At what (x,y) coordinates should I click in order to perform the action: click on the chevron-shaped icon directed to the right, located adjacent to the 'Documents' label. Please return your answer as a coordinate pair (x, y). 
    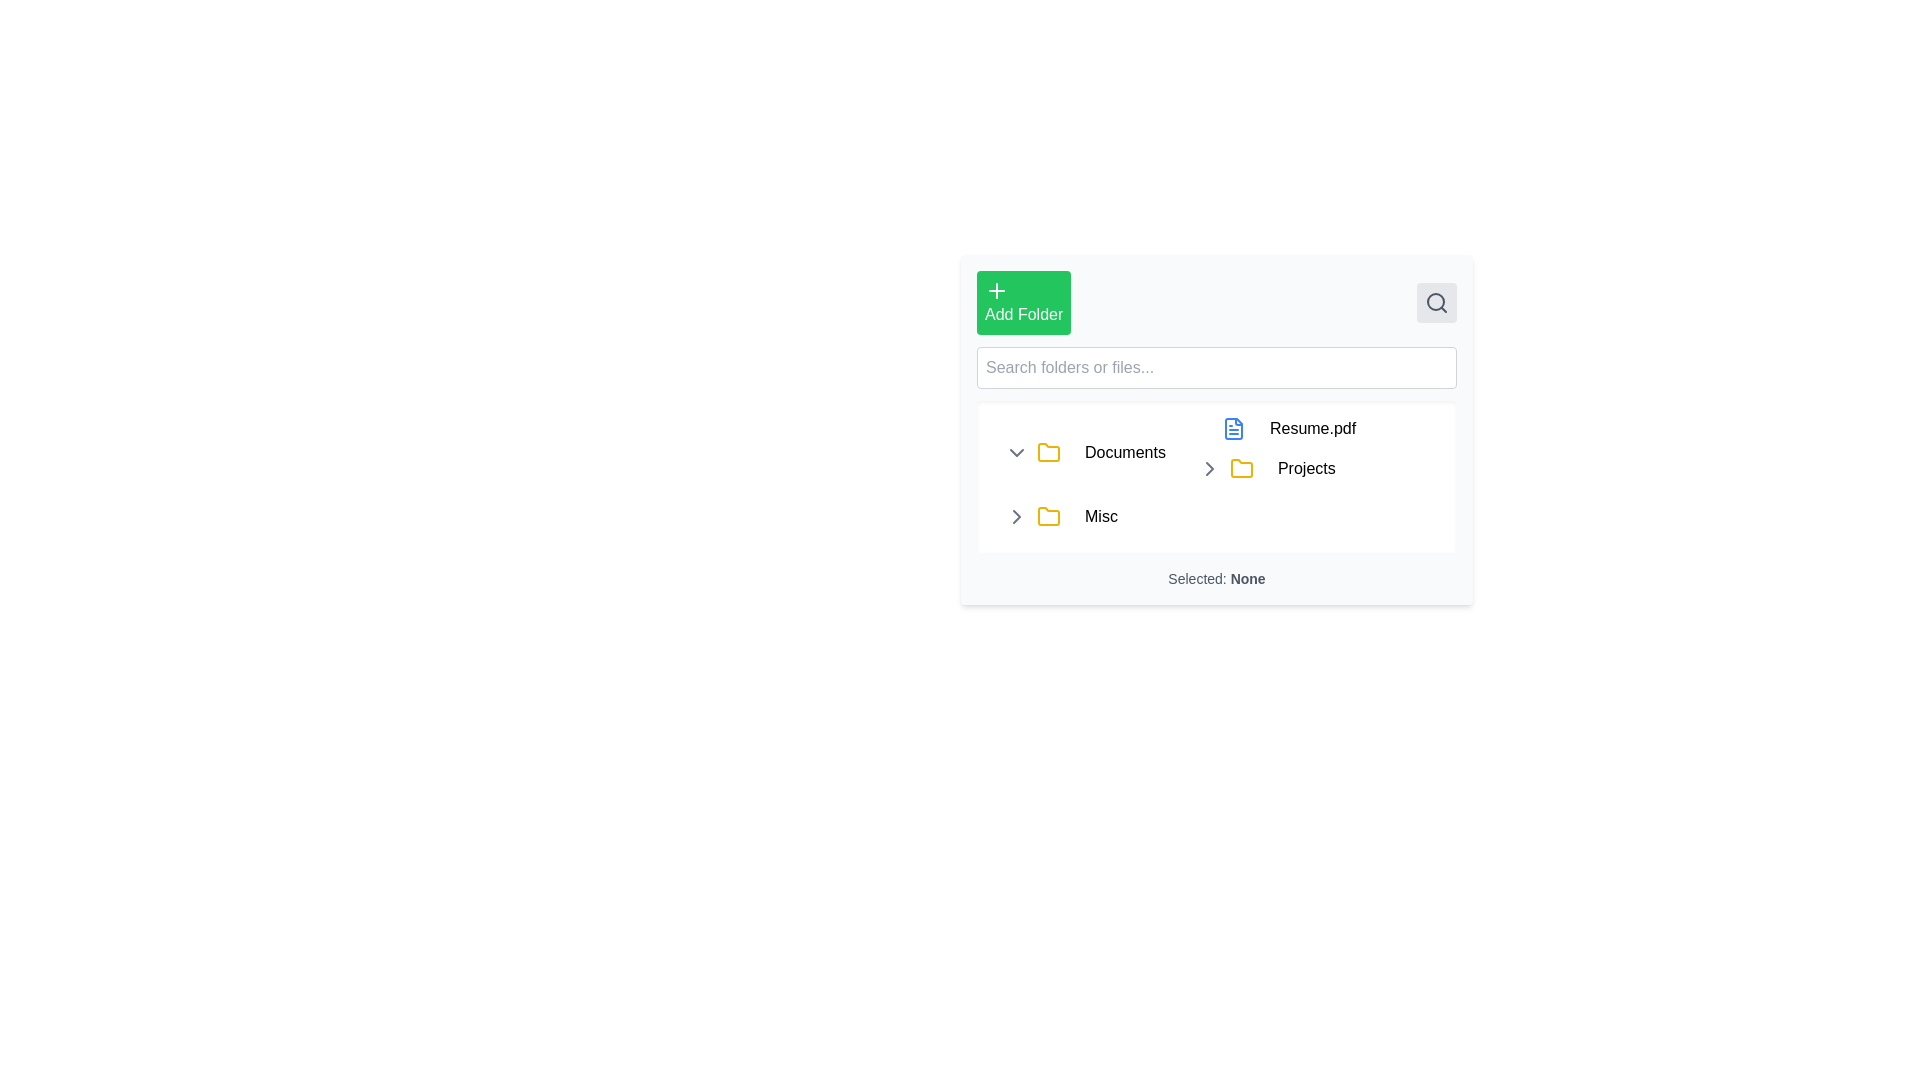
    Looking at the image, I should click on (1208, 469).